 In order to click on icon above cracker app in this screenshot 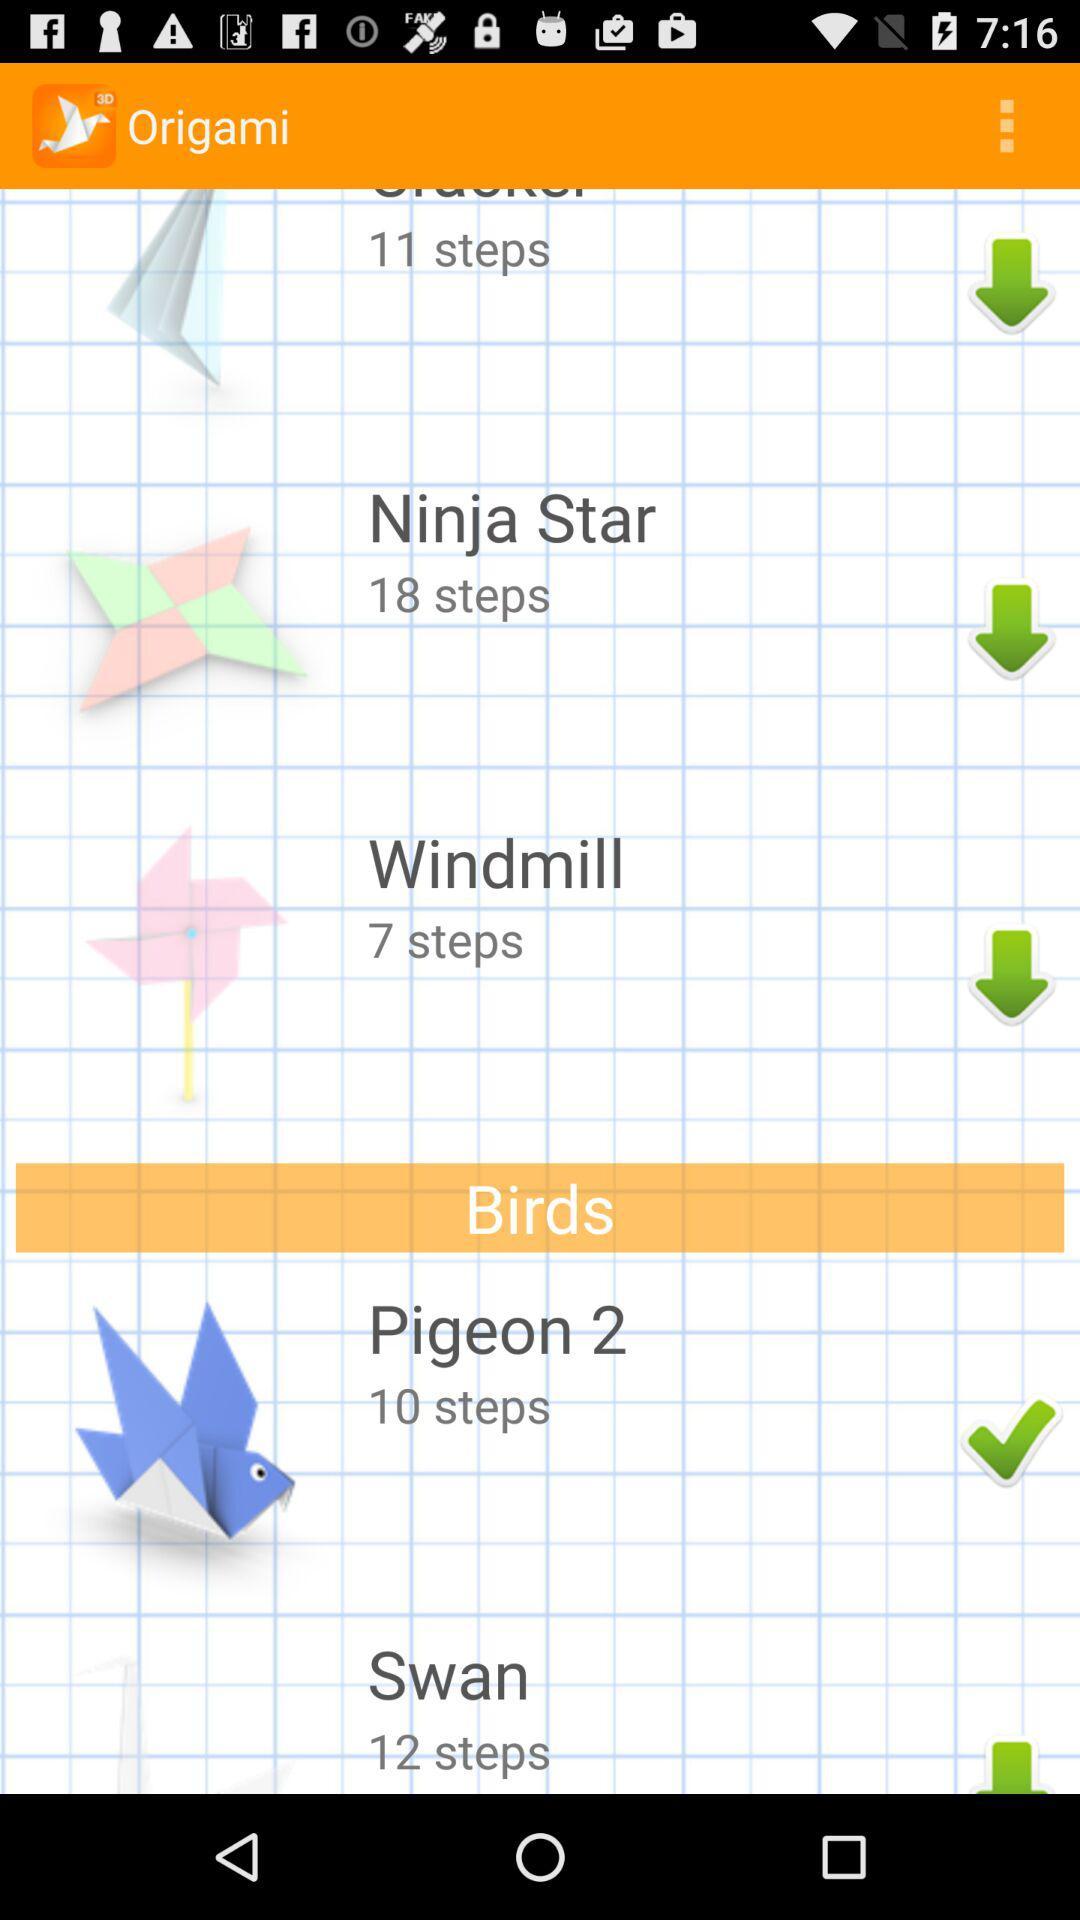, I will do `click(1006, 124)`.